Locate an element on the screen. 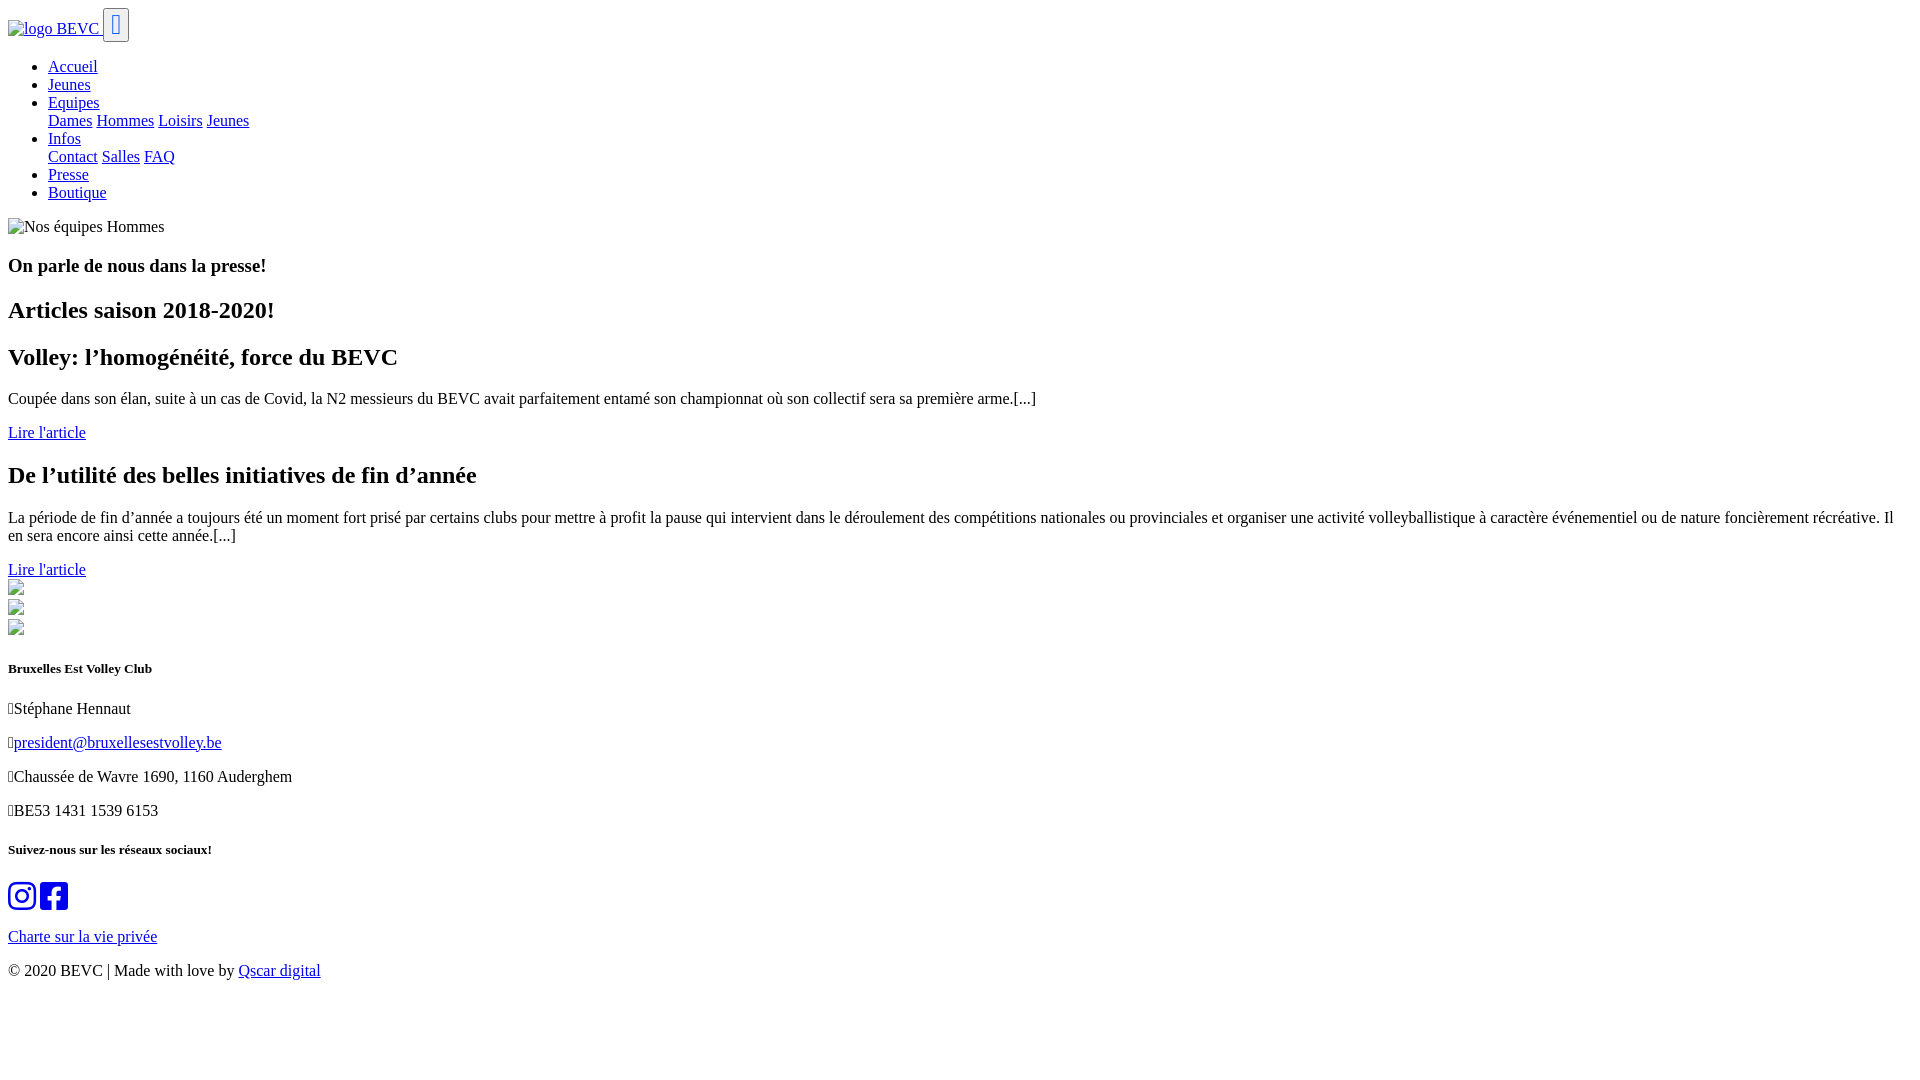 Image resolution: width=1920 pixels, height=1080 pixels. 'FAQ' is located at coordinates (158, 155).